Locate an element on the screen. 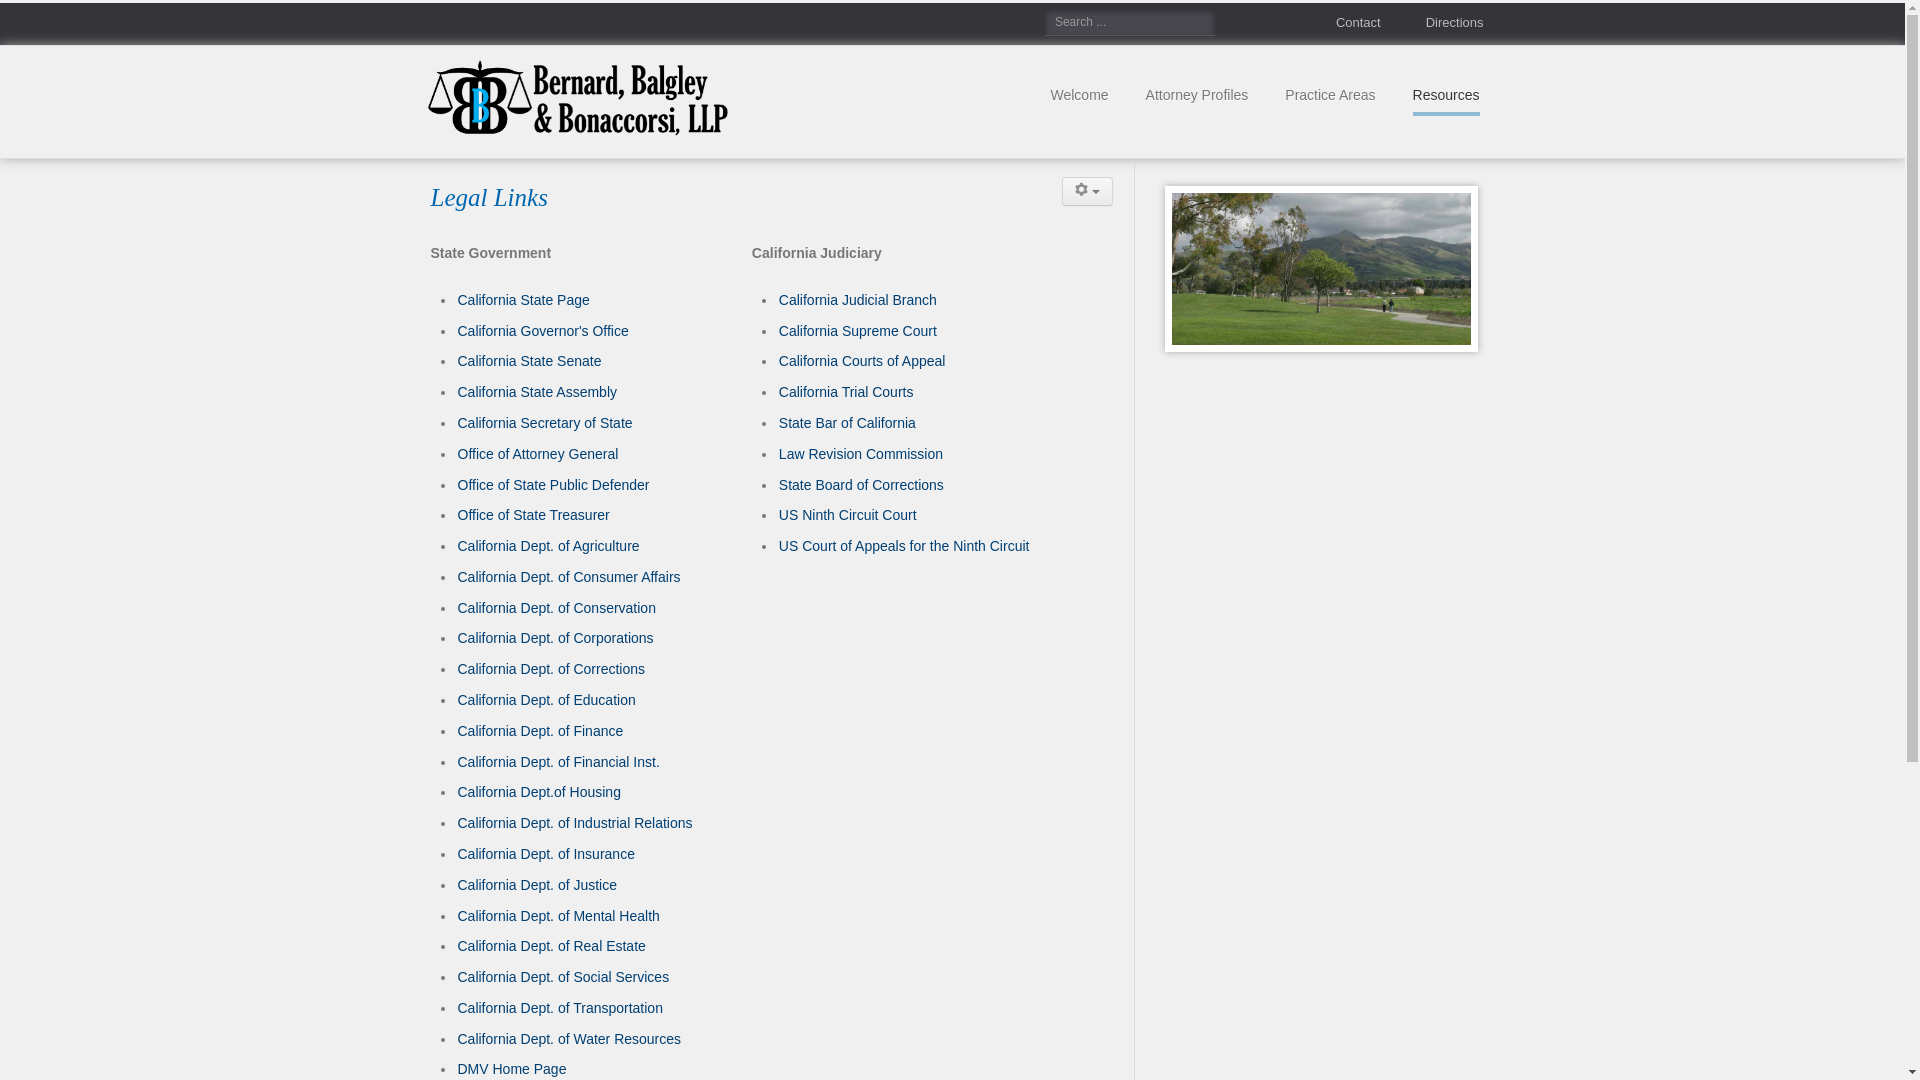 This screenshot has height=1080, width=1920. 'California Dept. of Social Services' is located at coordinates (563, 975).